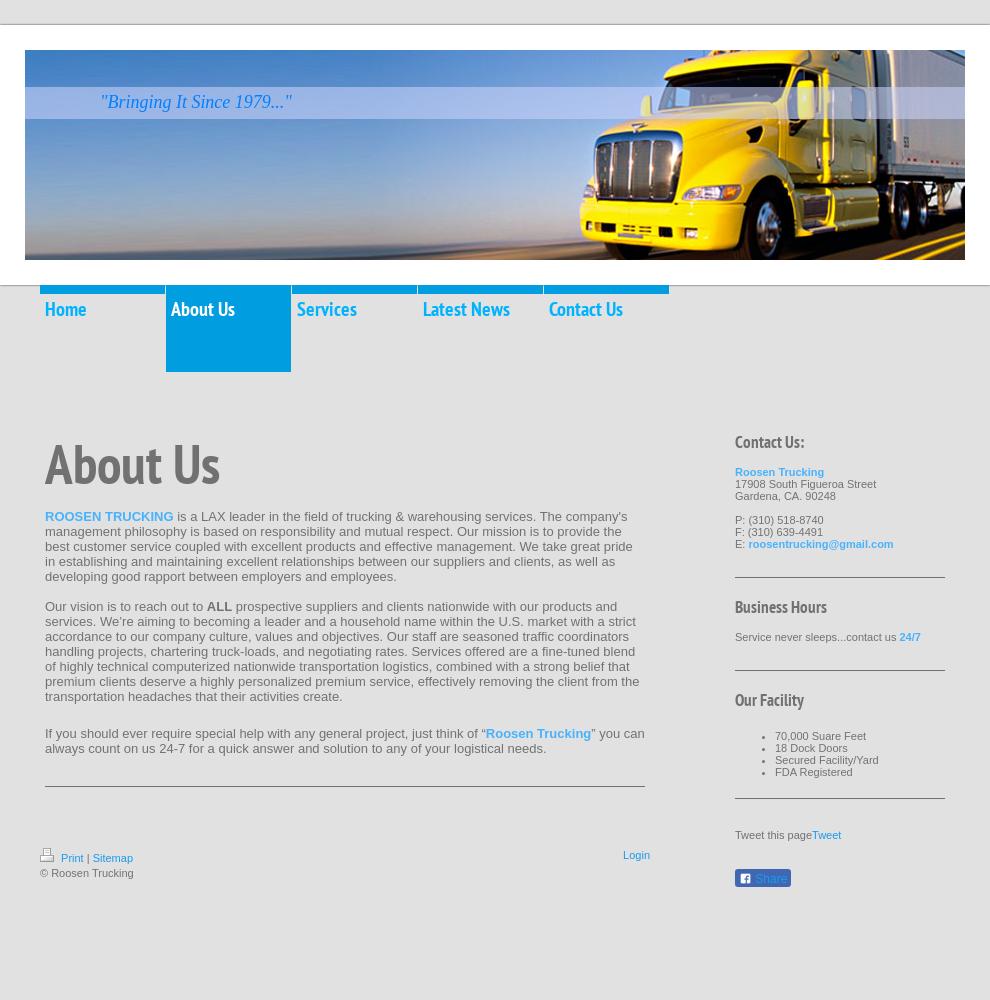 Image resolution: width=990 pixels, height=1000 pixels. Describe the element at coordinates (548, 309) in the screenshot. I see `'Contact Us'` at that location.